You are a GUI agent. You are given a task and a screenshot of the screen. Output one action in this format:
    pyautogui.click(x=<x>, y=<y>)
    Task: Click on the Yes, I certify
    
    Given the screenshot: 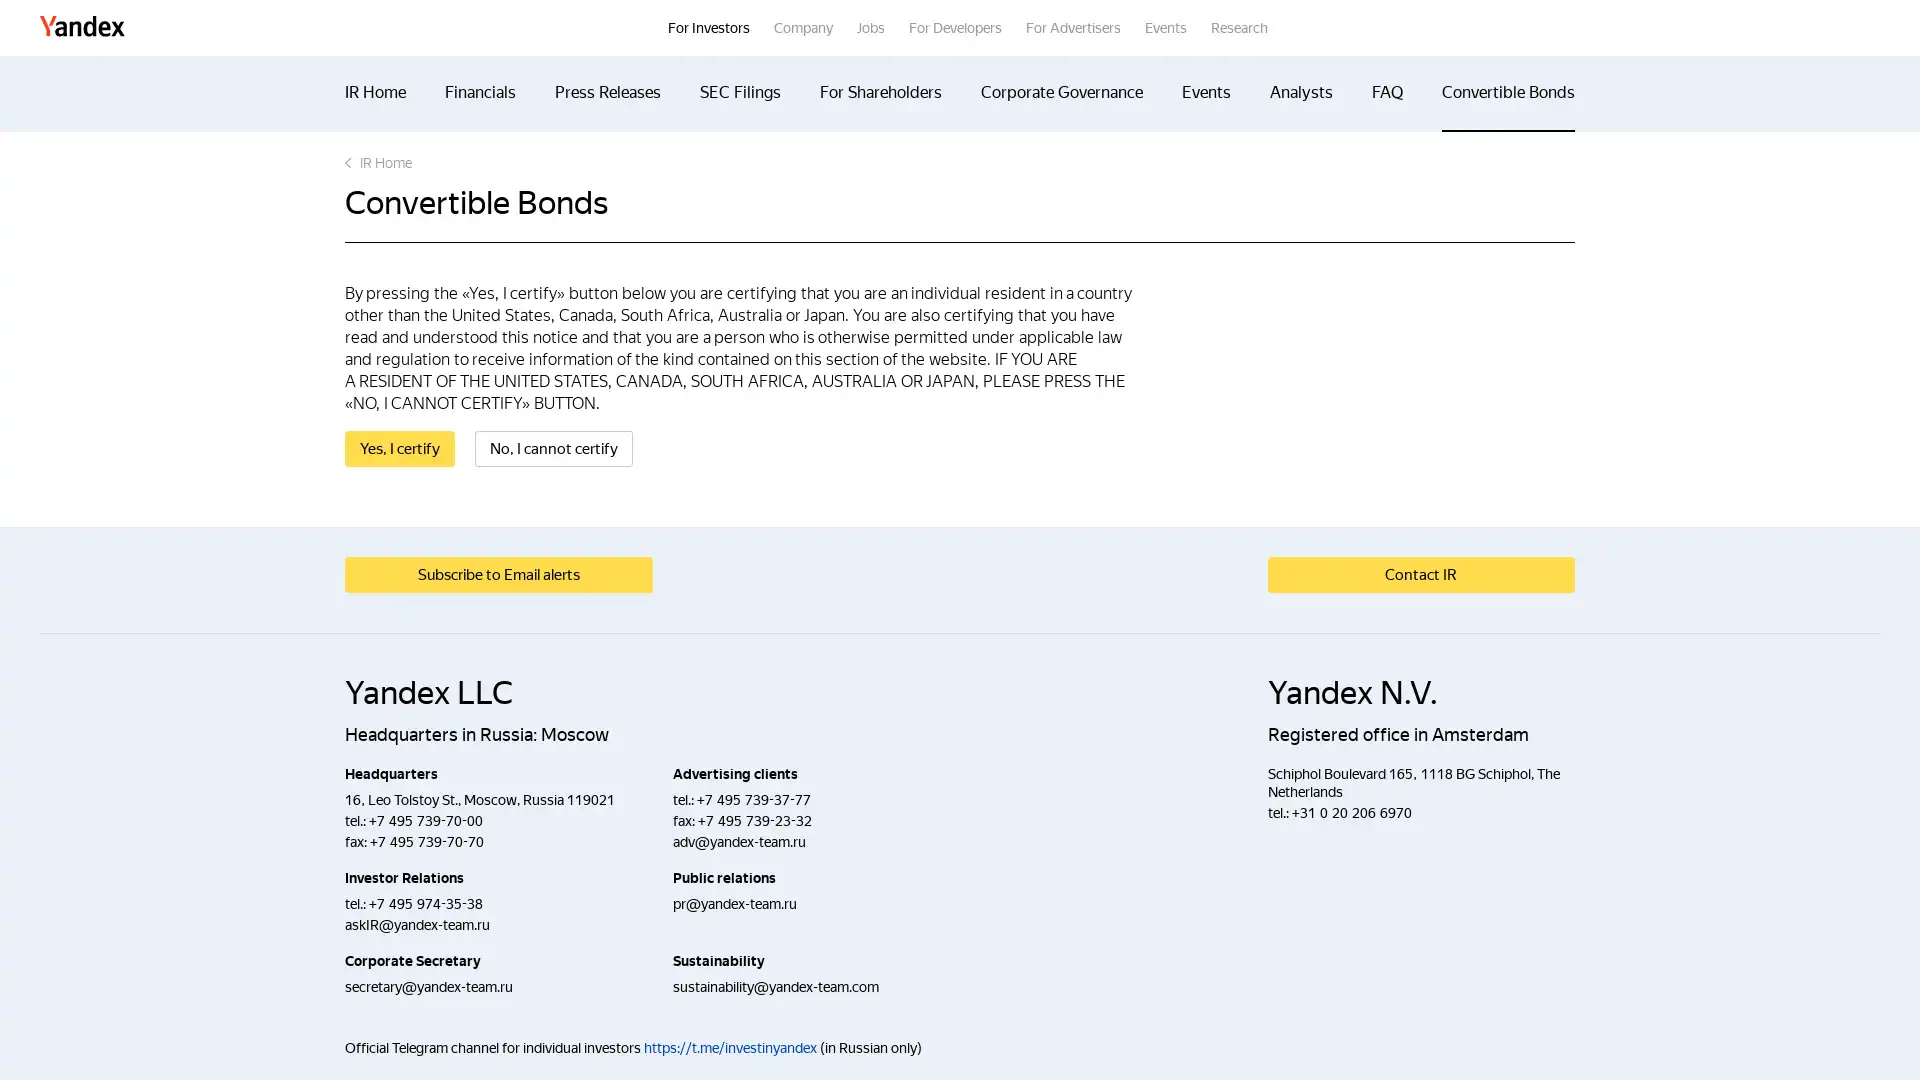 What is the action you would take?
    pyautogui.click(x=399, y=447)
    